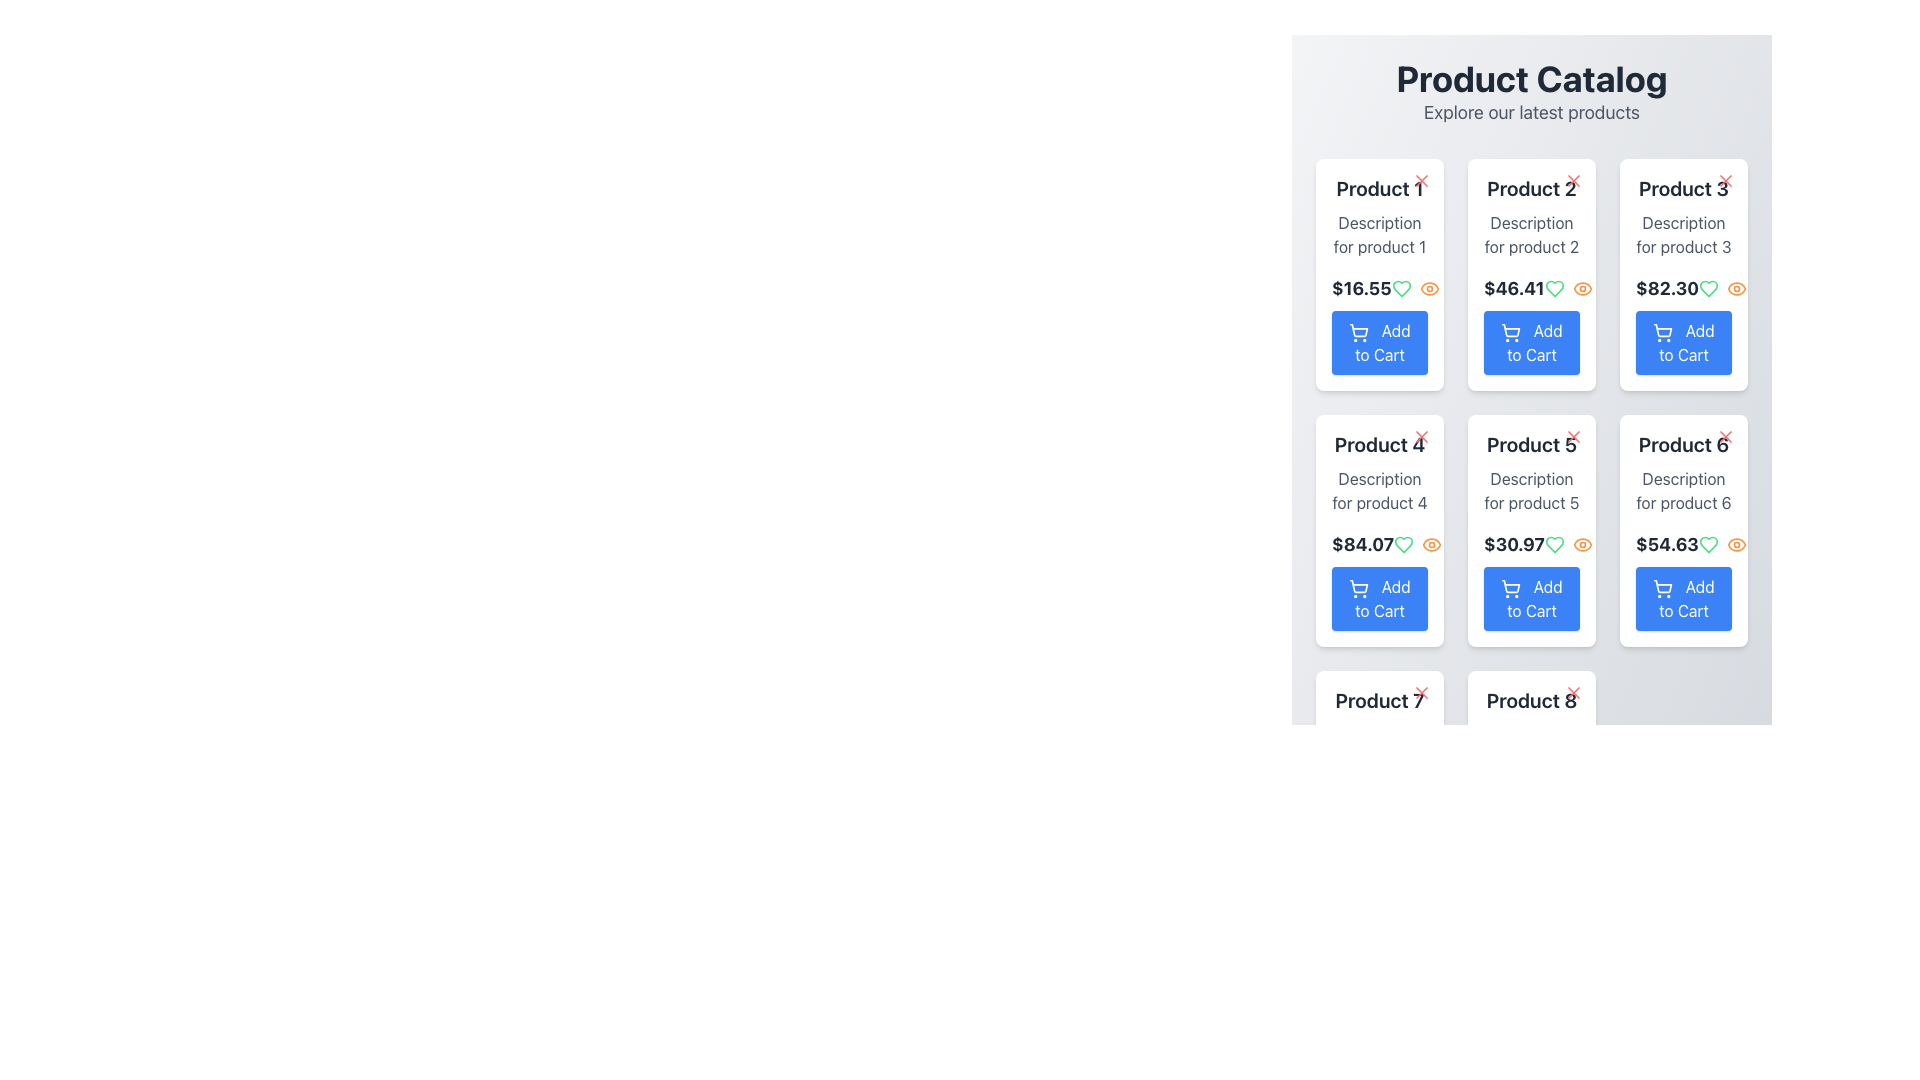  Describe the element at coordinates (1530, 490) in the screenshot. I see `text label displaying 'Description for product 5' in gray font, located below the product name 'Product 5' and above the price '$30.97'` at that location.